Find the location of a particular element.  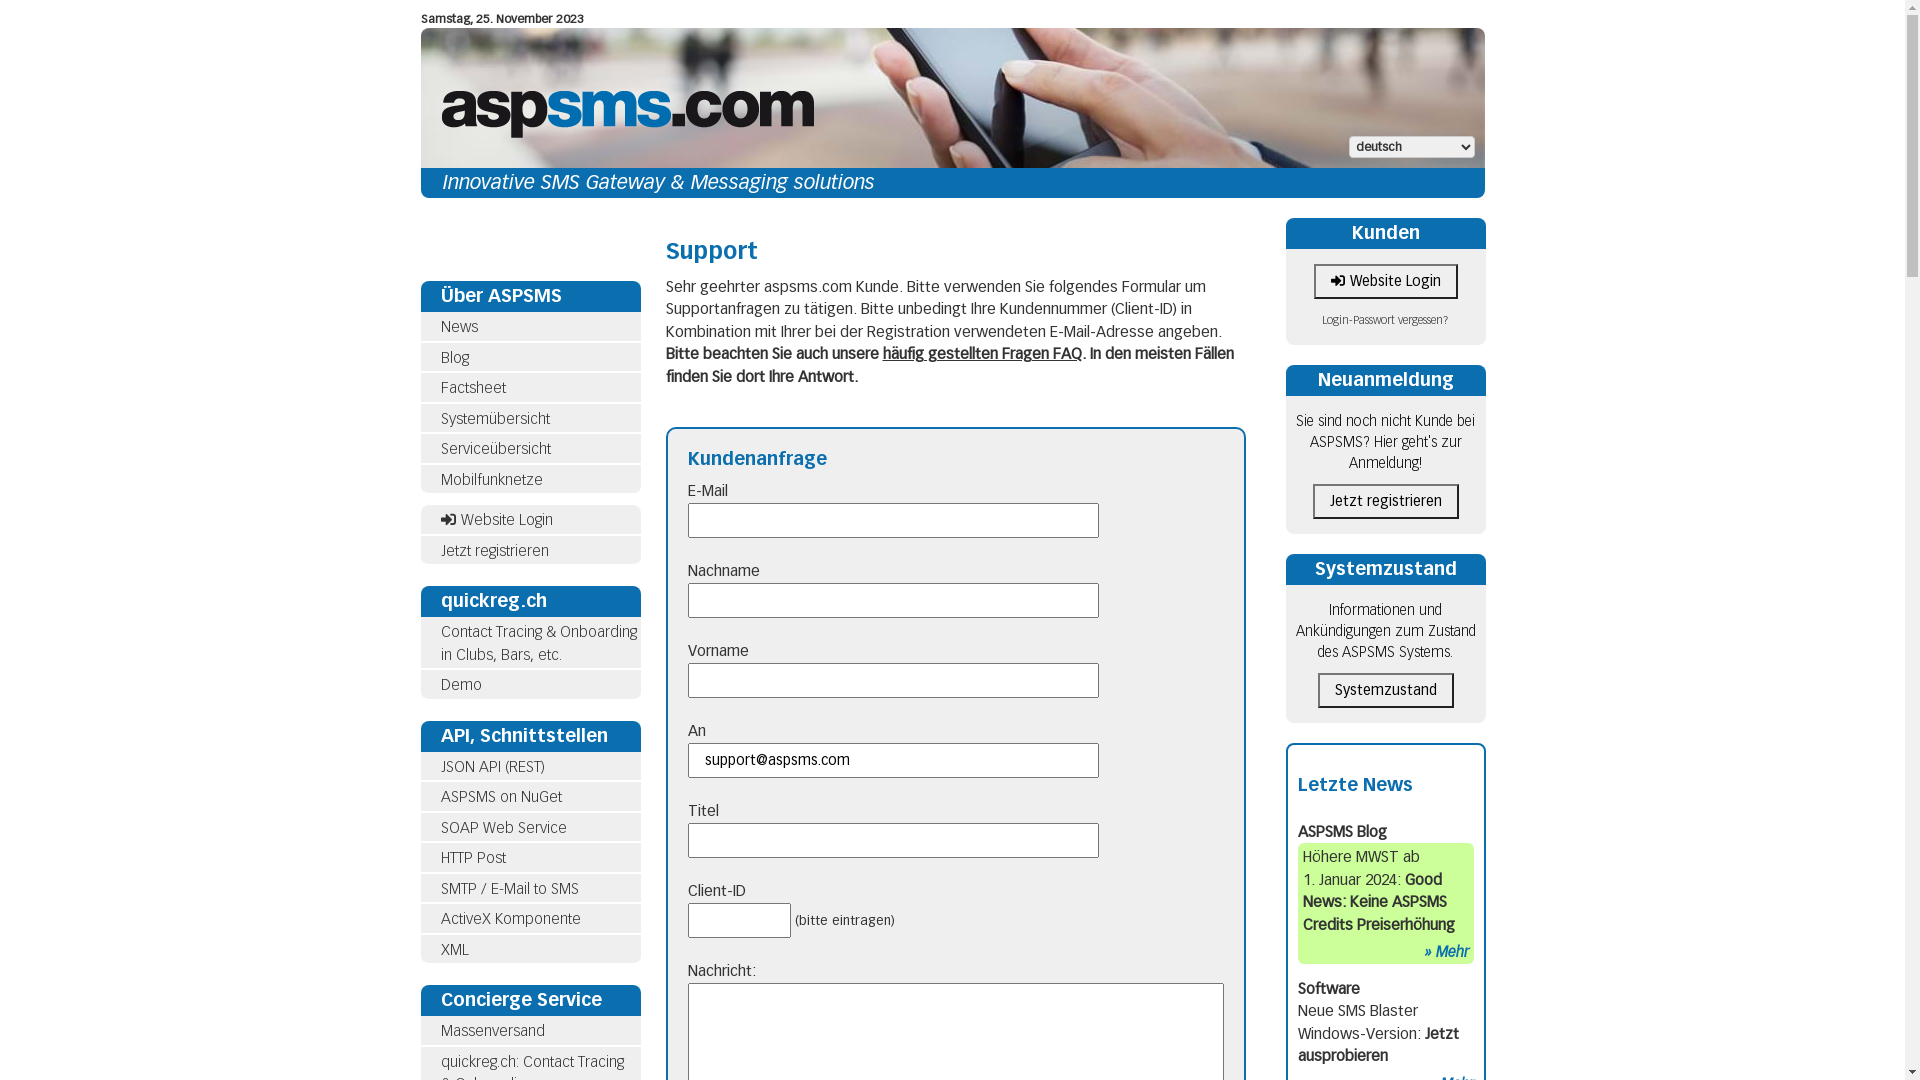

'SOAP Web Service' is located at coordinates (503, 826).